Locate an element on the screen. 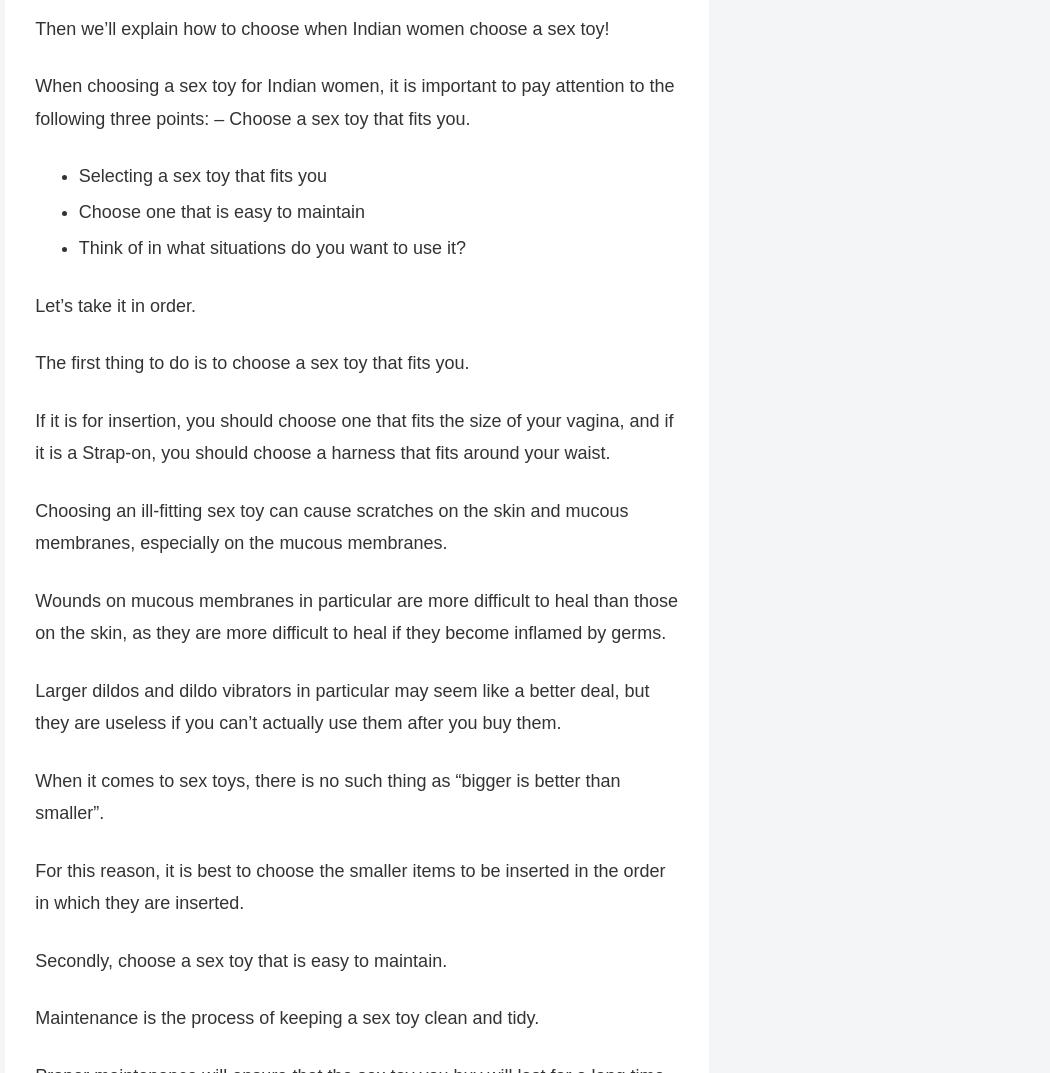  'If it is for insertion, you should choose one that fits the size of your vagina, and if it is a Strap-on, you should choose a harness that fits around your waist.' is located at coordinates (352, 438).